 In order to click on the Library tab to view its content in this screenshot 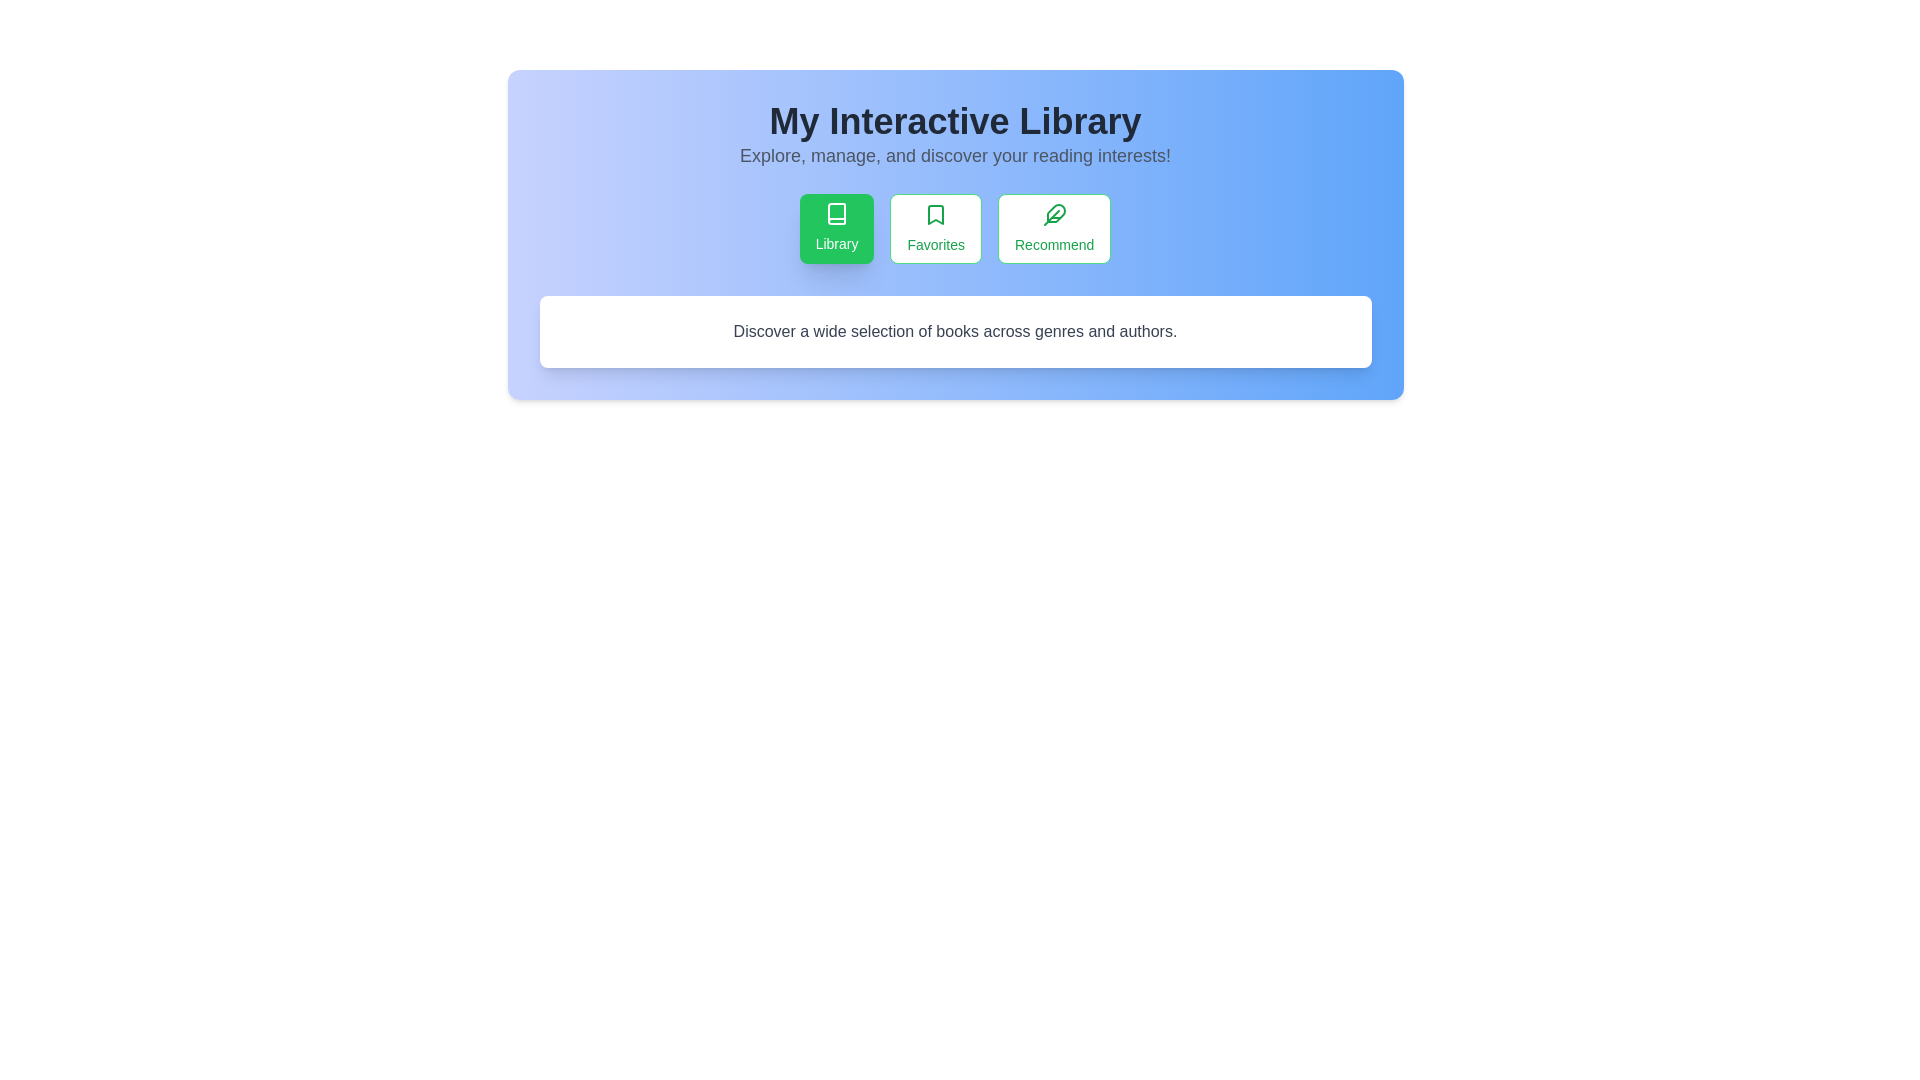, I will do `click(836, 227)`.